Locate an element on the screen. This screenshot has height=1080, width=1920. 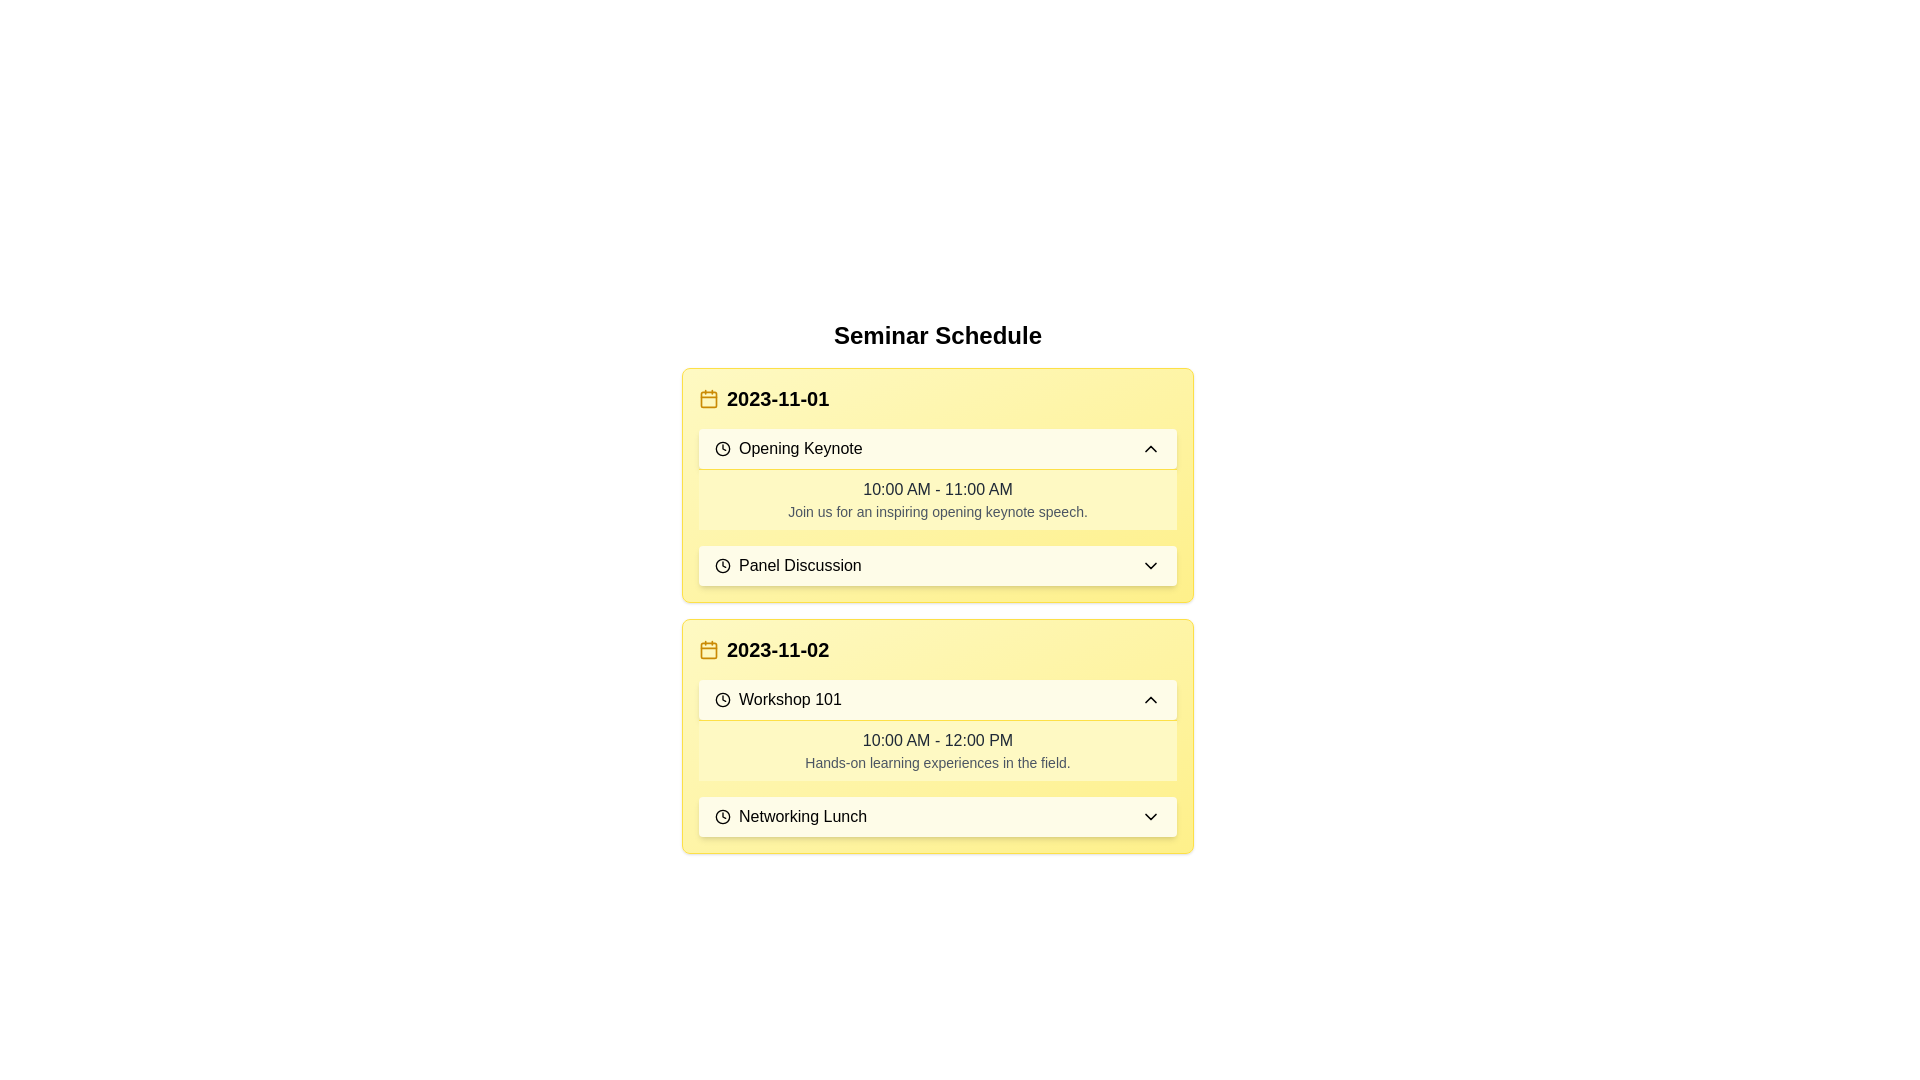
the central circular outline of the clock icon is located at coordinates (722, 817).